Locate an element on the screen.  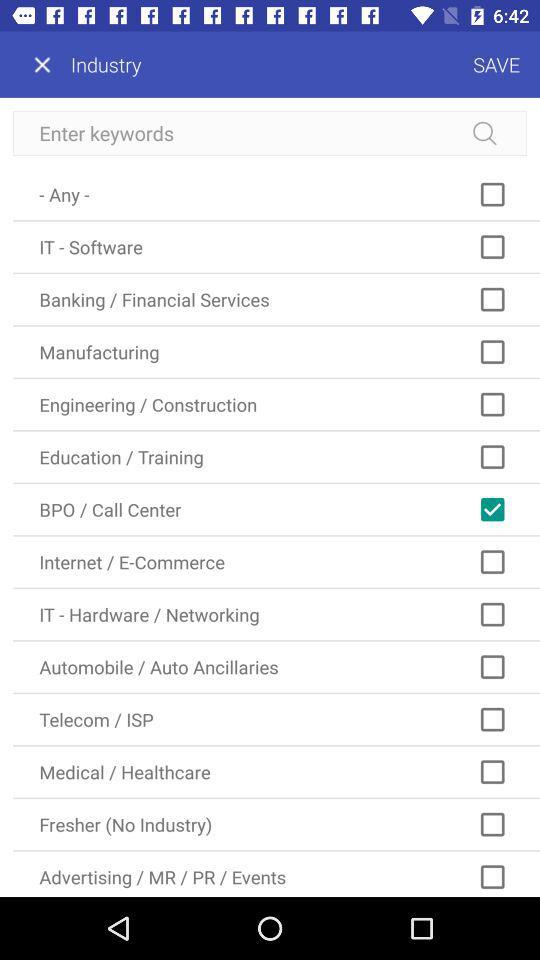
the item below the telecom / isp item is located at coordinates (275, 771).